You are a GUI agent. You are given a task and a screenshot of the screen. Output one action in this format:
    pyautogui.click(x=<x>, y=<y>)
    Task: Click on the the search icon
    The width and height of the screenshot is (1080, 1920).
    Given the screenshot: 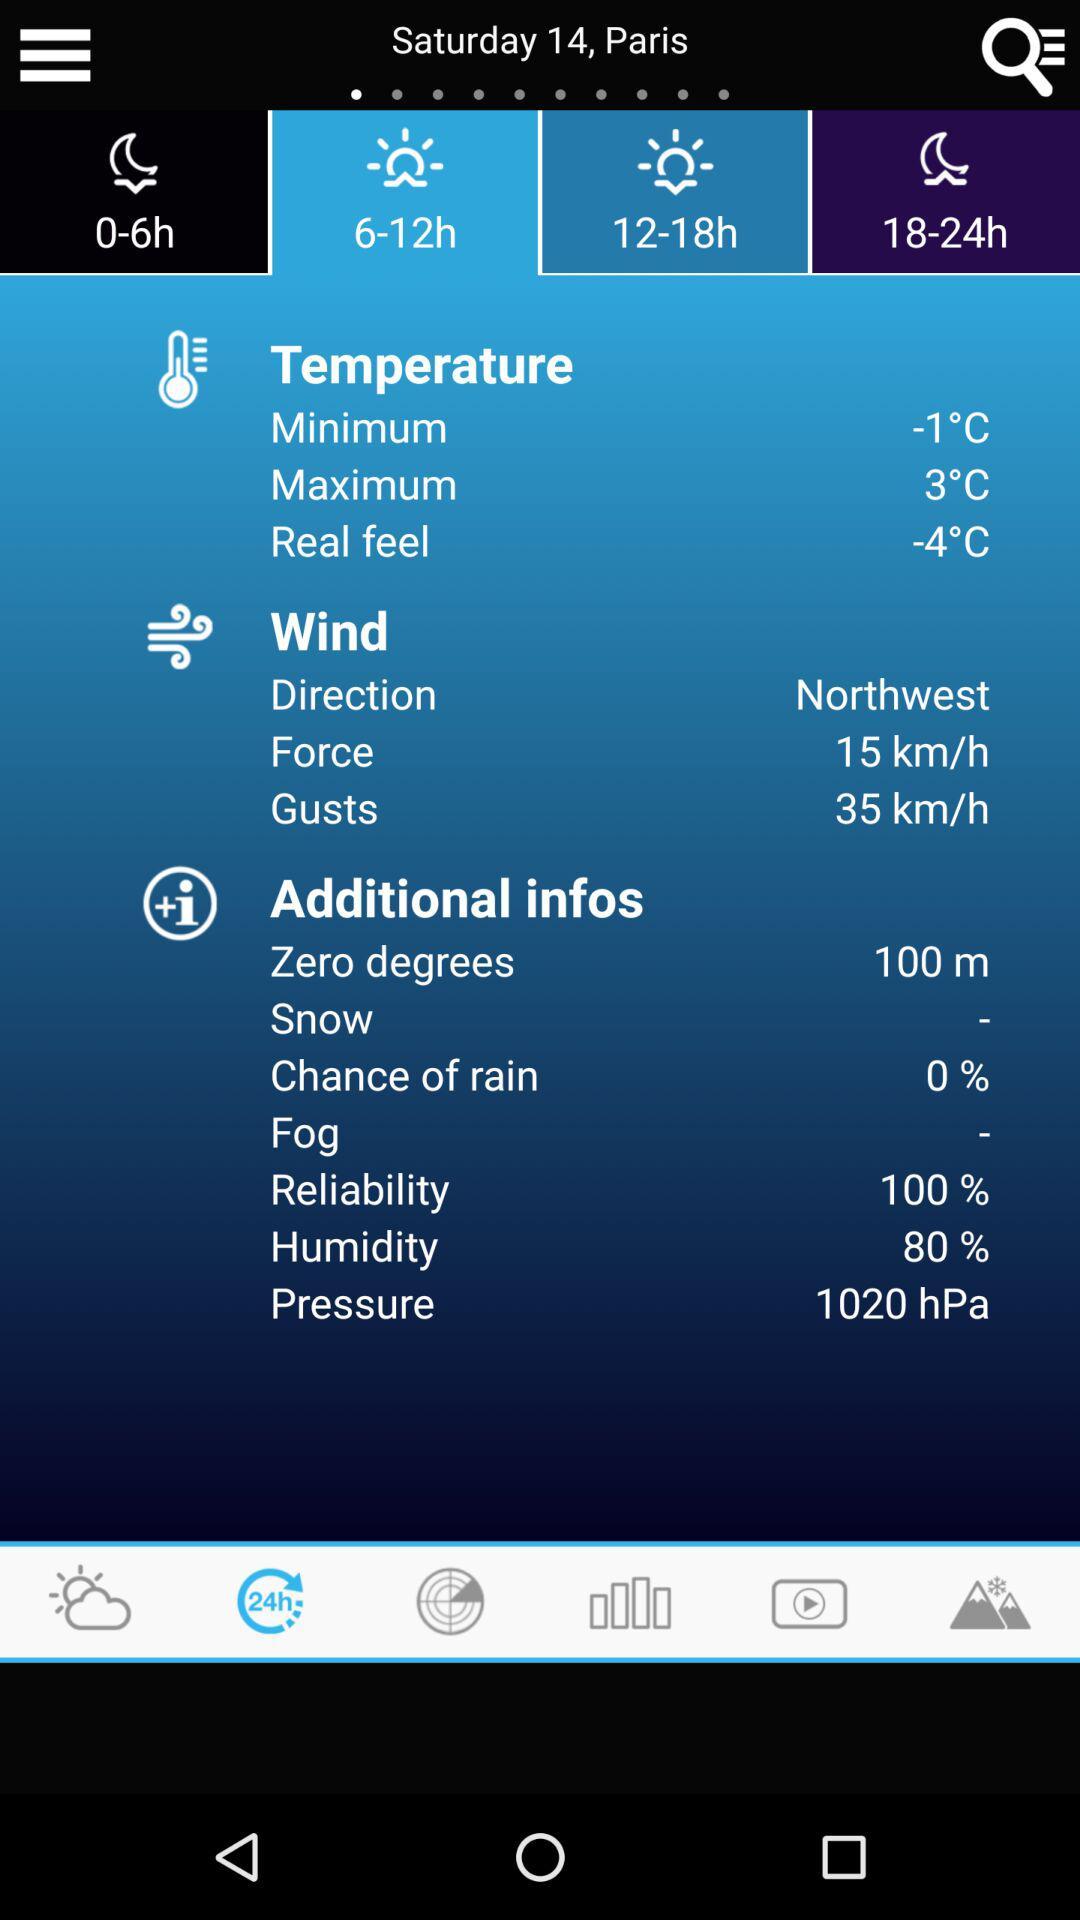 What is the action you would take?
    pyautogui.click(x=1024, y=58)
    